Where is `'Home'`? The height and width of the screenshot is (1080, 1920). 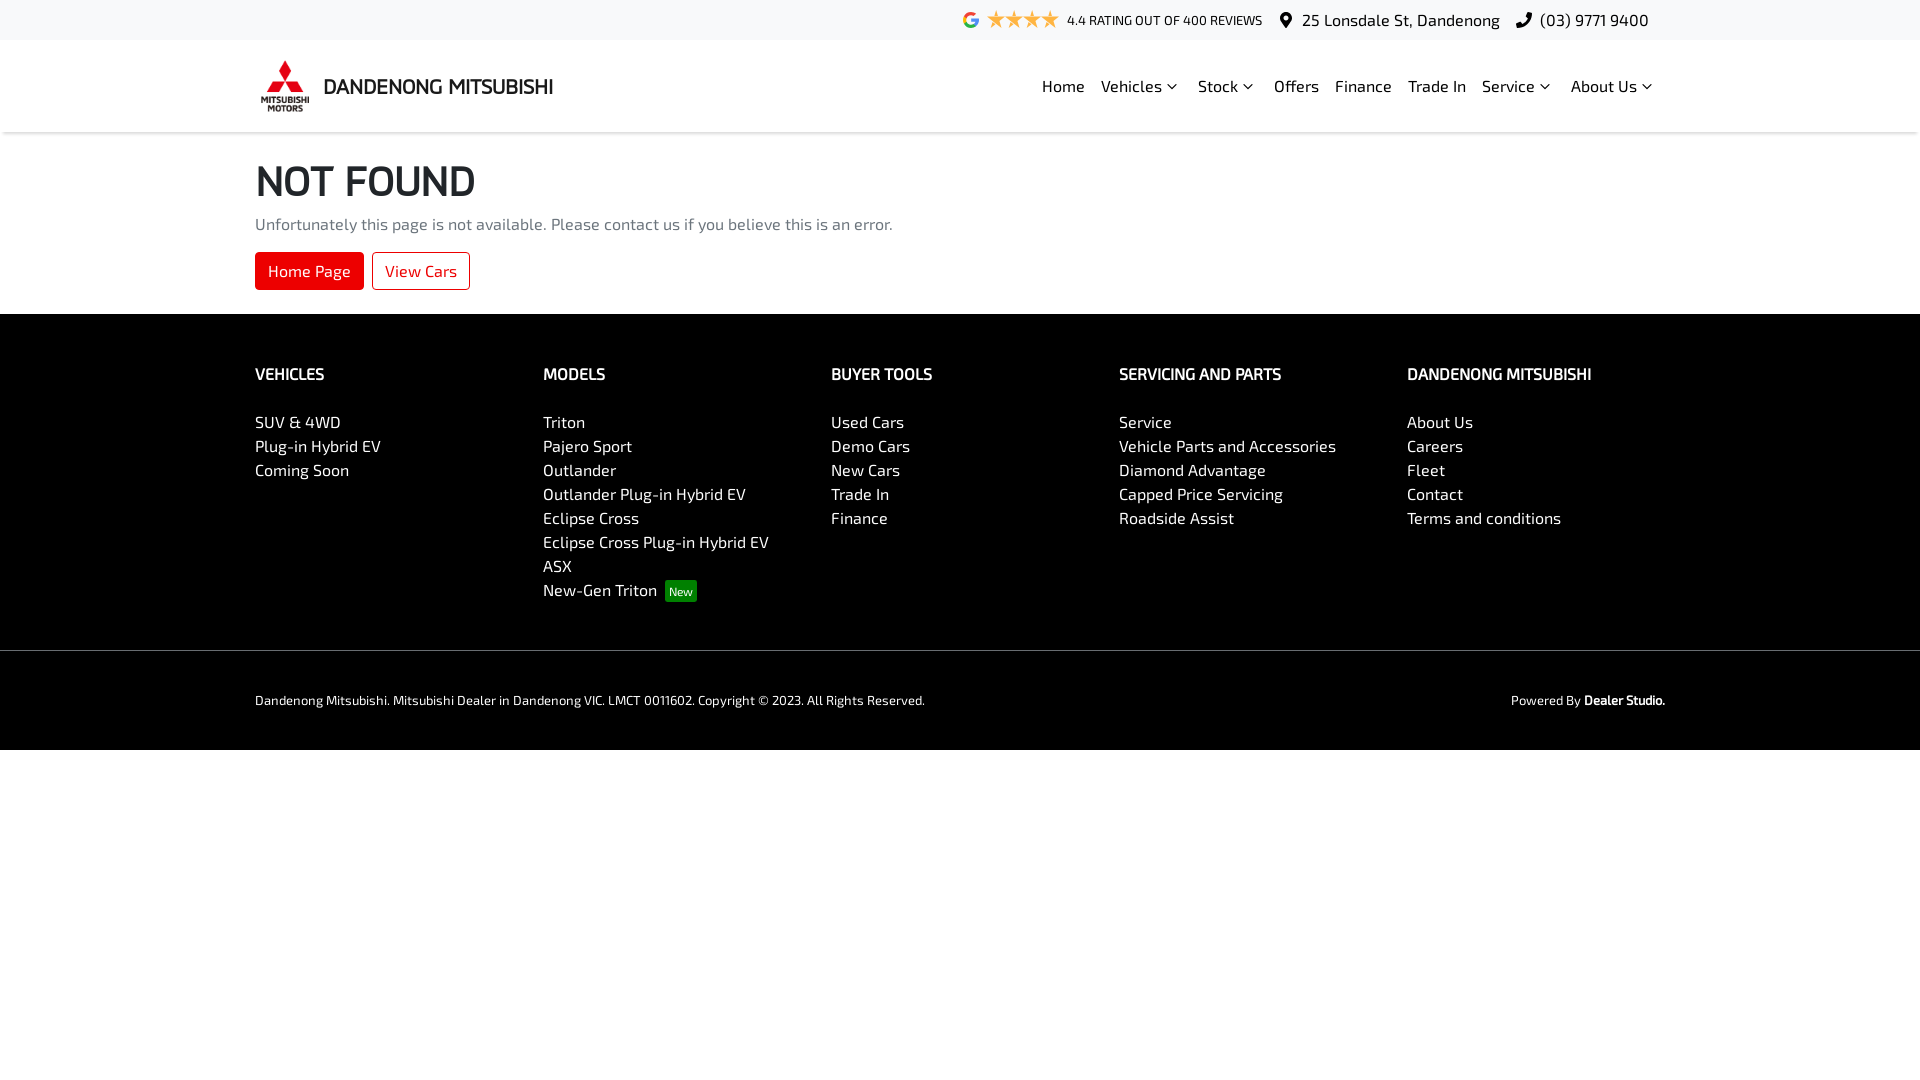 'Home' is located at coordinates (1062, 84).